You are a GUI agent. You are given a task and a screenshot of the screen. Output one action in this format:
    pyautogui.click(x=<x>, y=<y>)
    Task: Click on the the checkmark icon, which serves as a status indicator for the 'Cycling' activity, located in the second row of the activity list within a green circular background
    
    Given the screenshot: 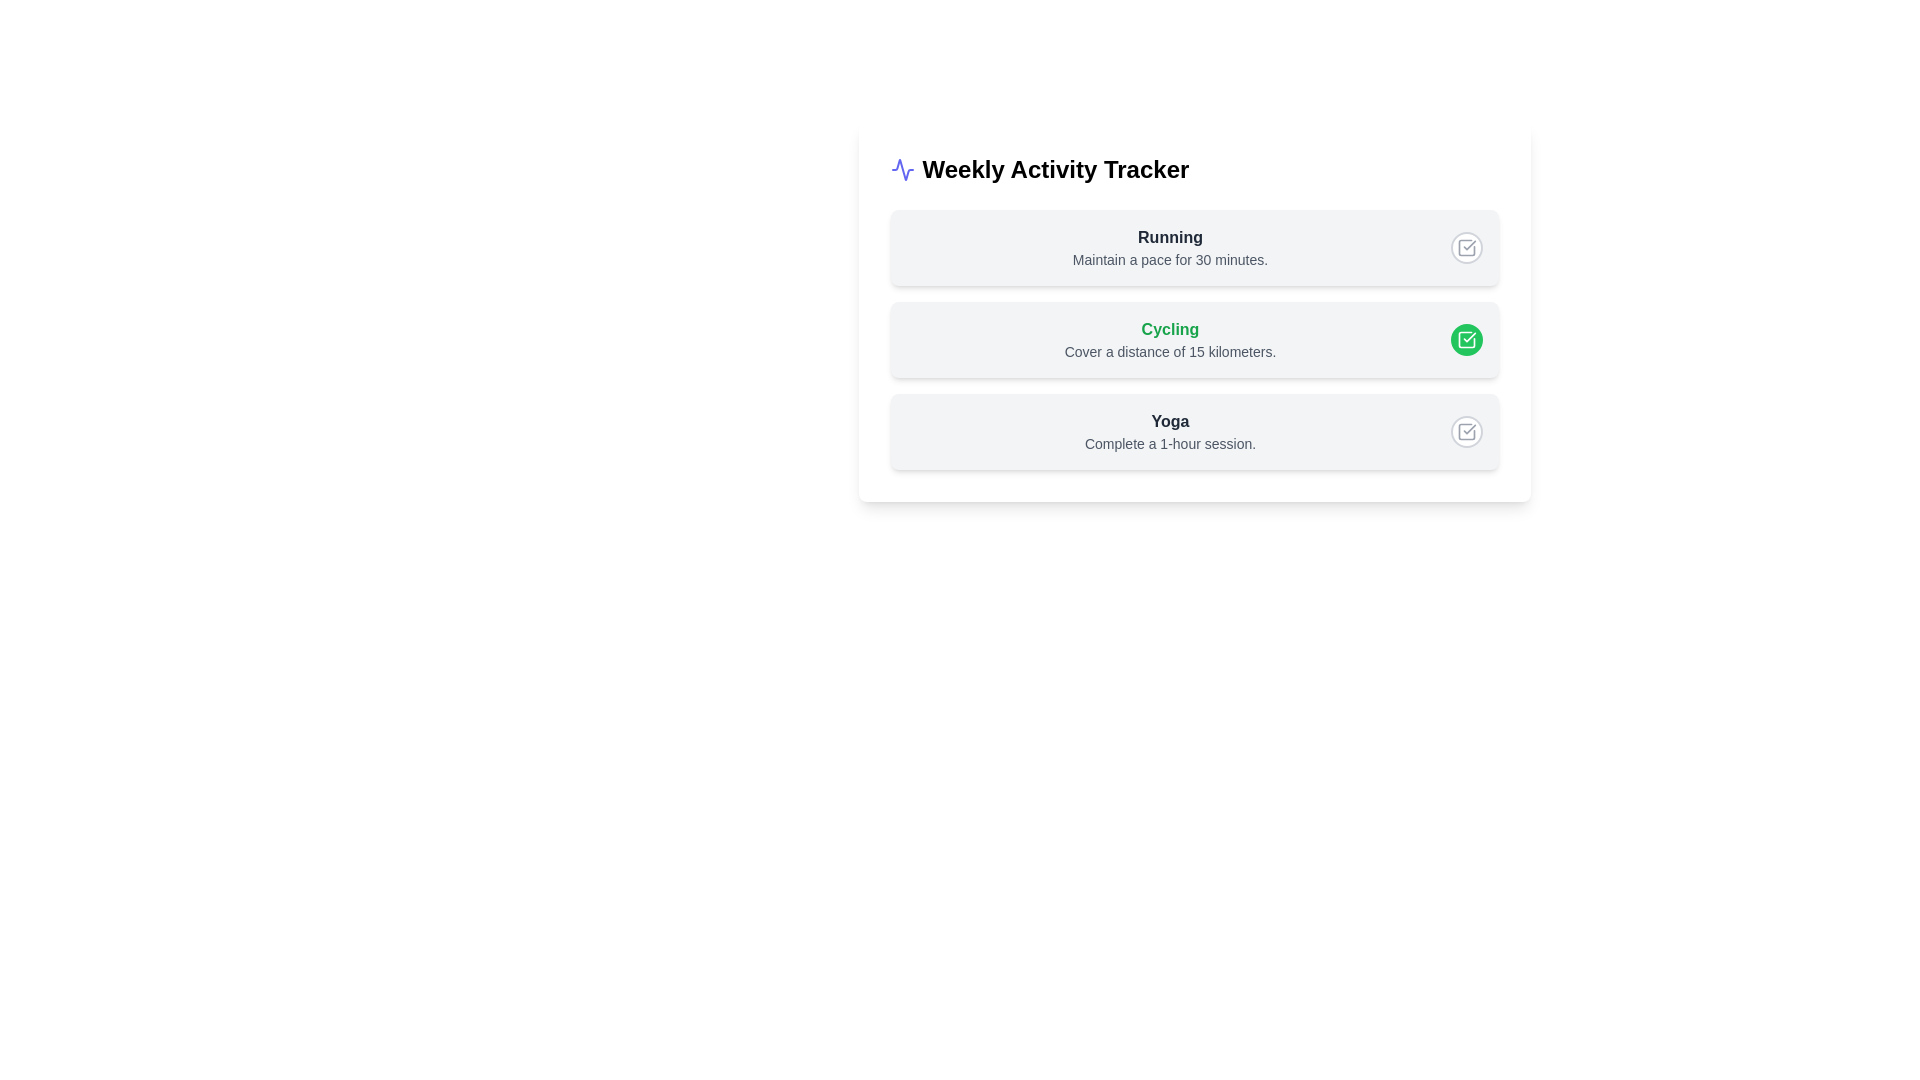 What is the action you would take?
    pyautogui.click(x=1466, y=338)
    